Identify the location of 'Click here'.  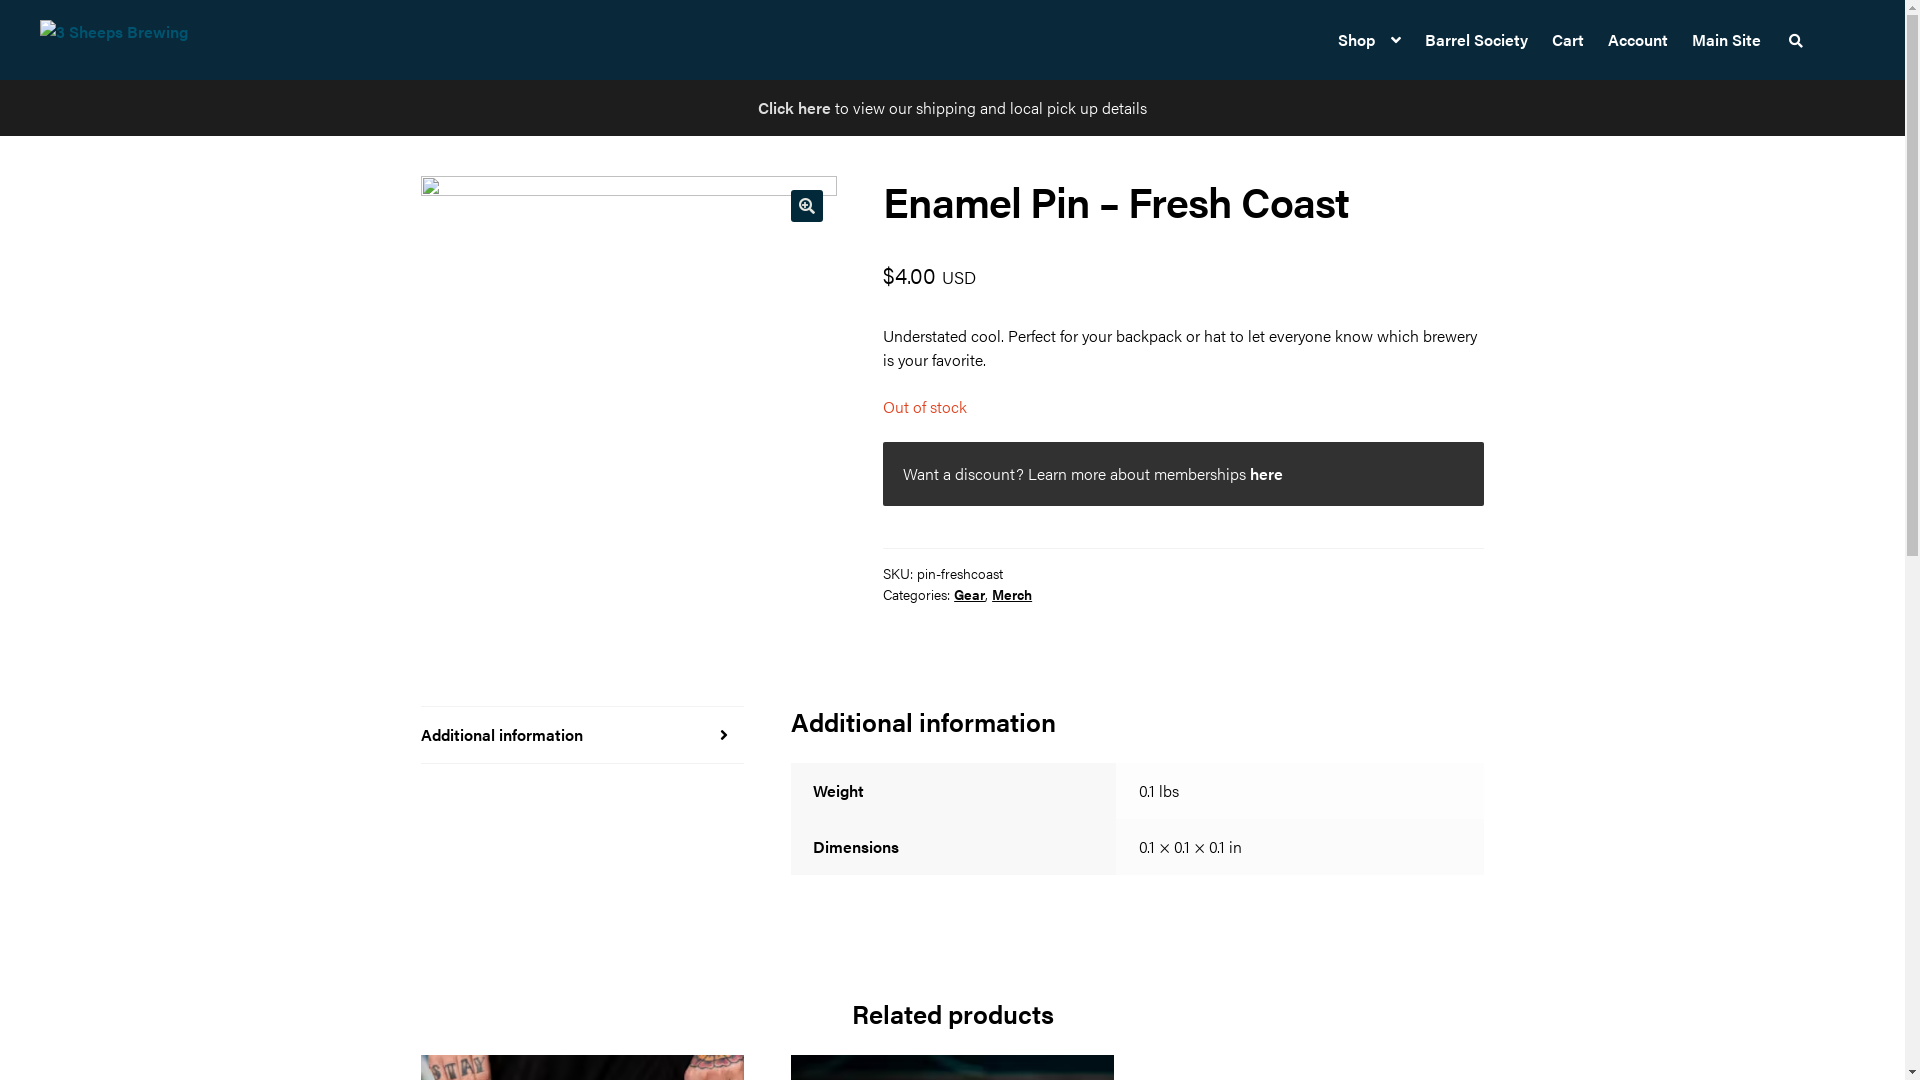
(757, 107).